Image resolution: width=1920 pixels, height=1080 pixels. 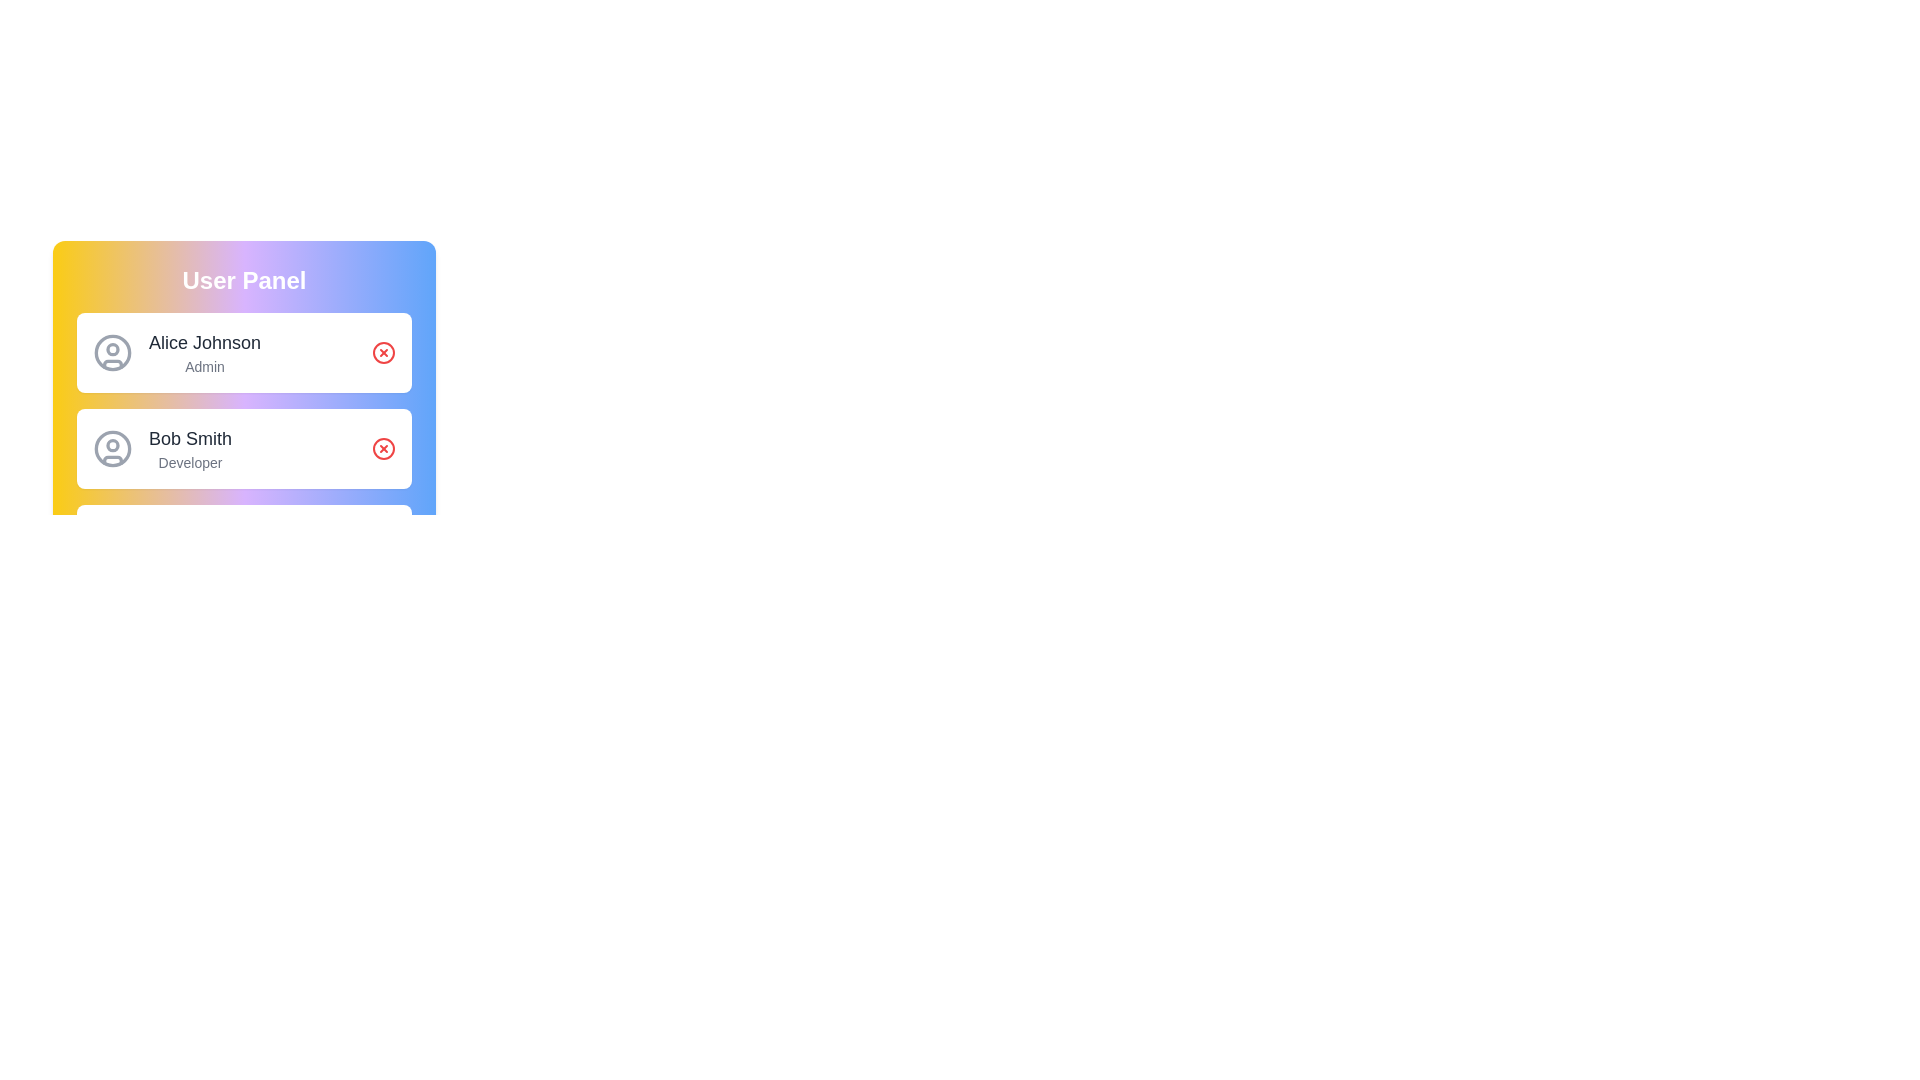 What do you see at coordinates (112, 447) in the screenshot?
I see `the circular user profile icon with a gray outline and a simplistic user silhouette, located to the left of the text 'Bob Smith' in the 'User Panel' interface` at bounding box center [112, 447].